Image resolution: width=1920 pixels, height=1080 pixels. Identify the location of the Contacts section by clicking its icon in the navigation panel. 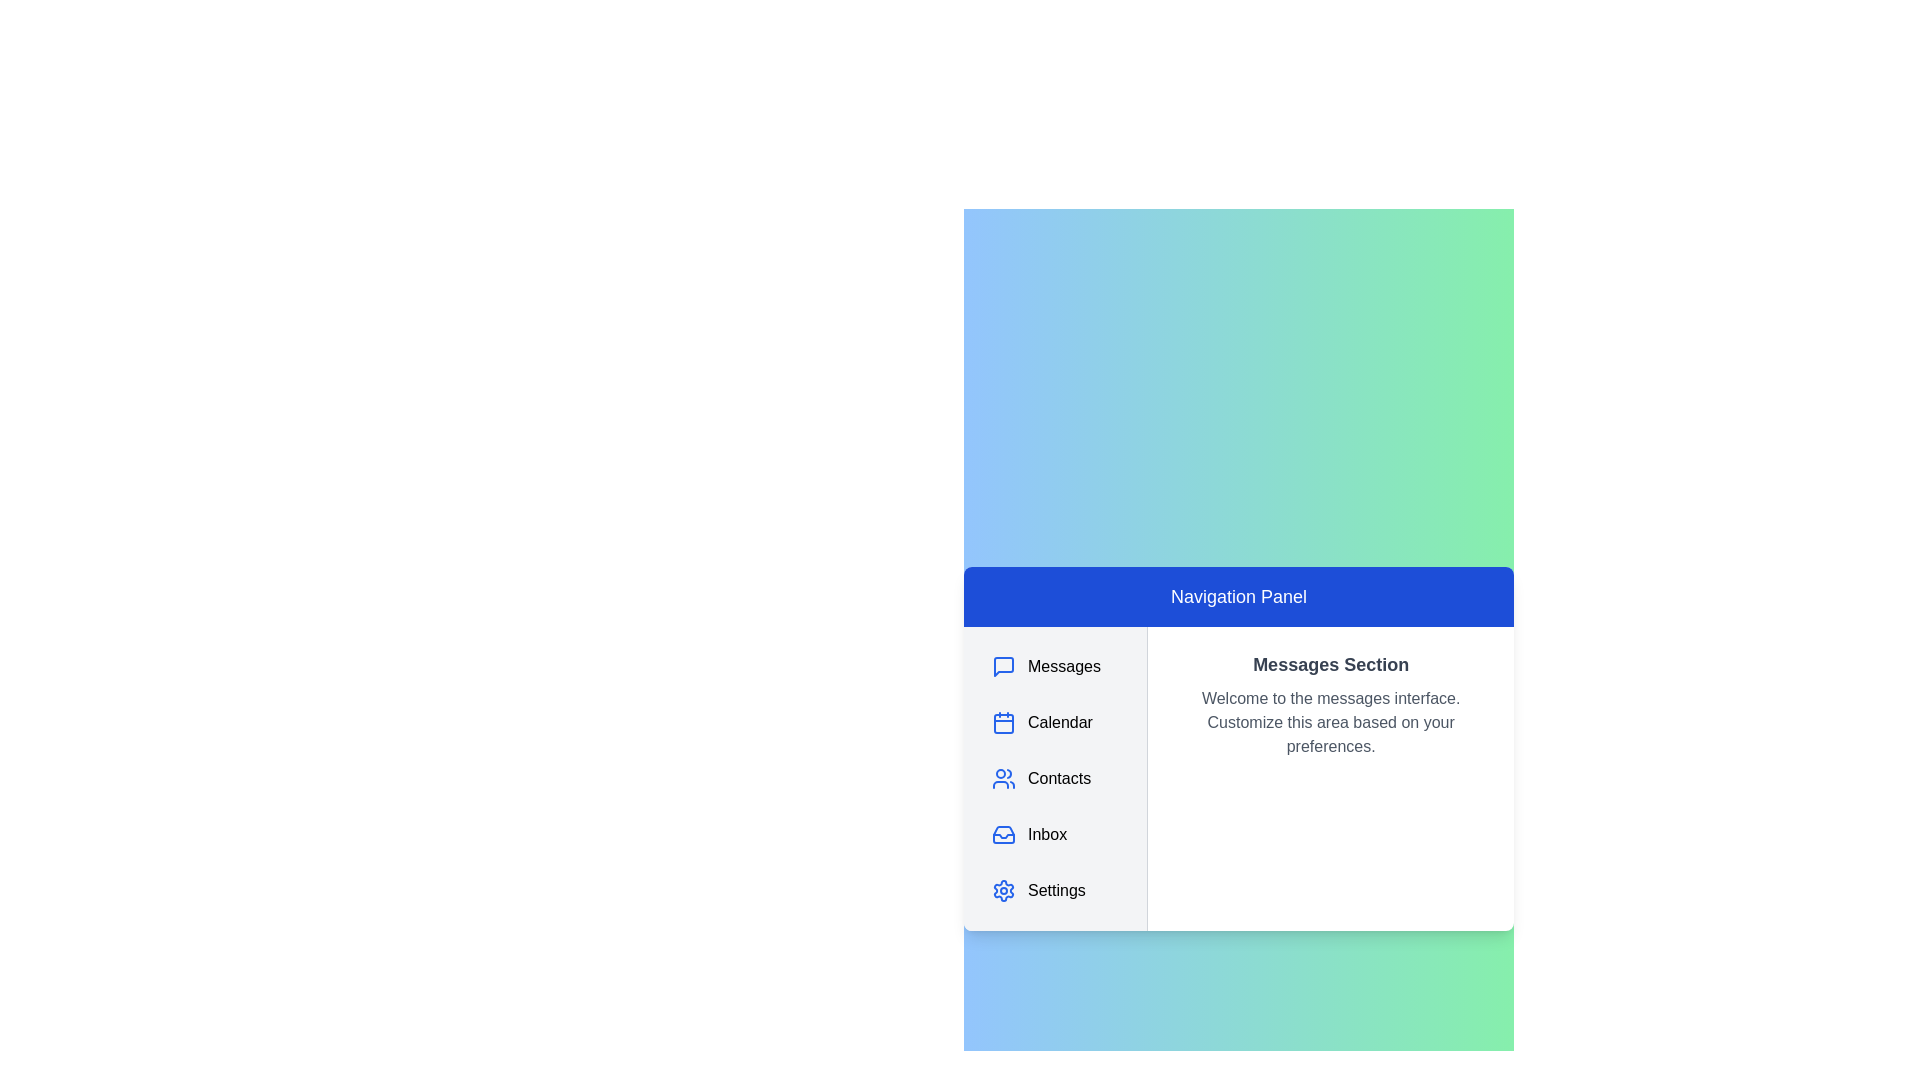
(1003, 778).